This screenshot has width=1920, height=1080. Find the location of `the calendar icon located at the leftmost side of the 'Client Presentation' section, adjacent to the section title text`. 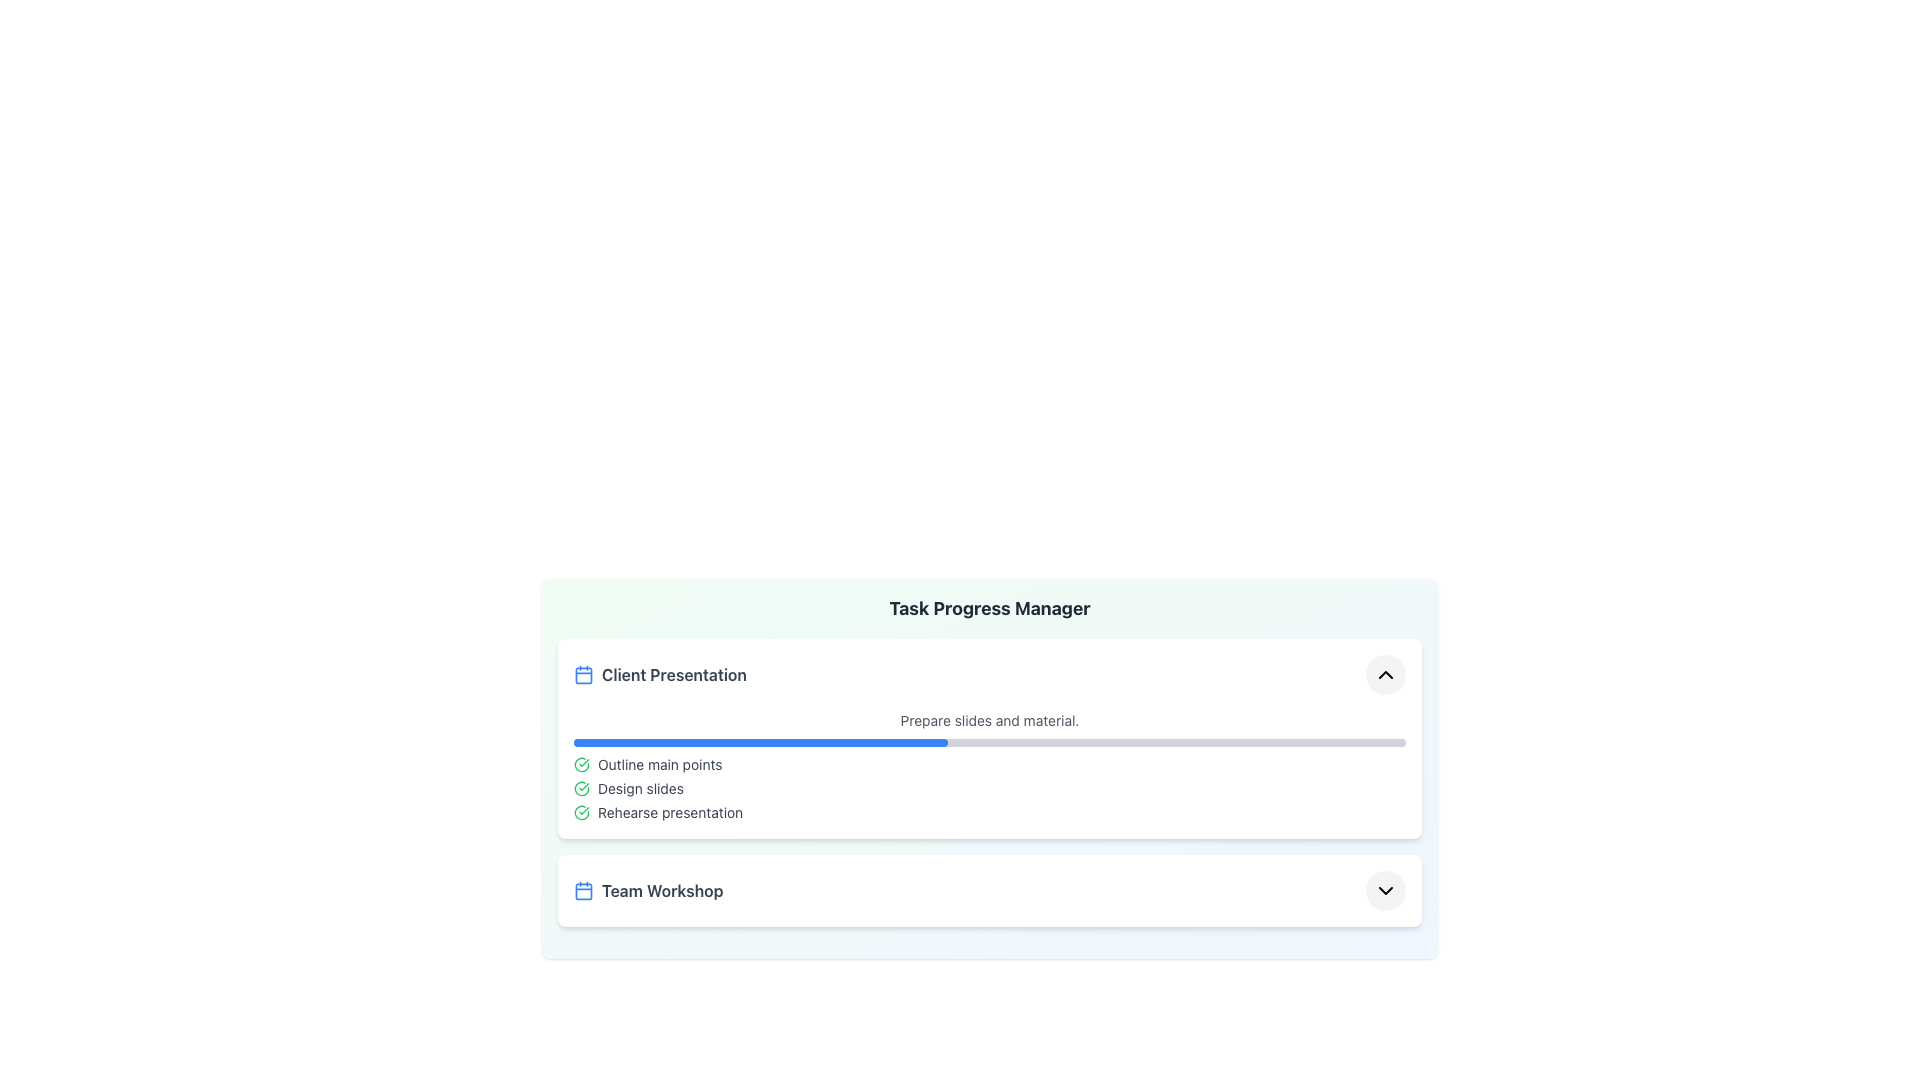

the calendar icon located at the leftmost side of the 'Client Presentation' section, adjacent to the section title text is located at coordinates (583, 675).